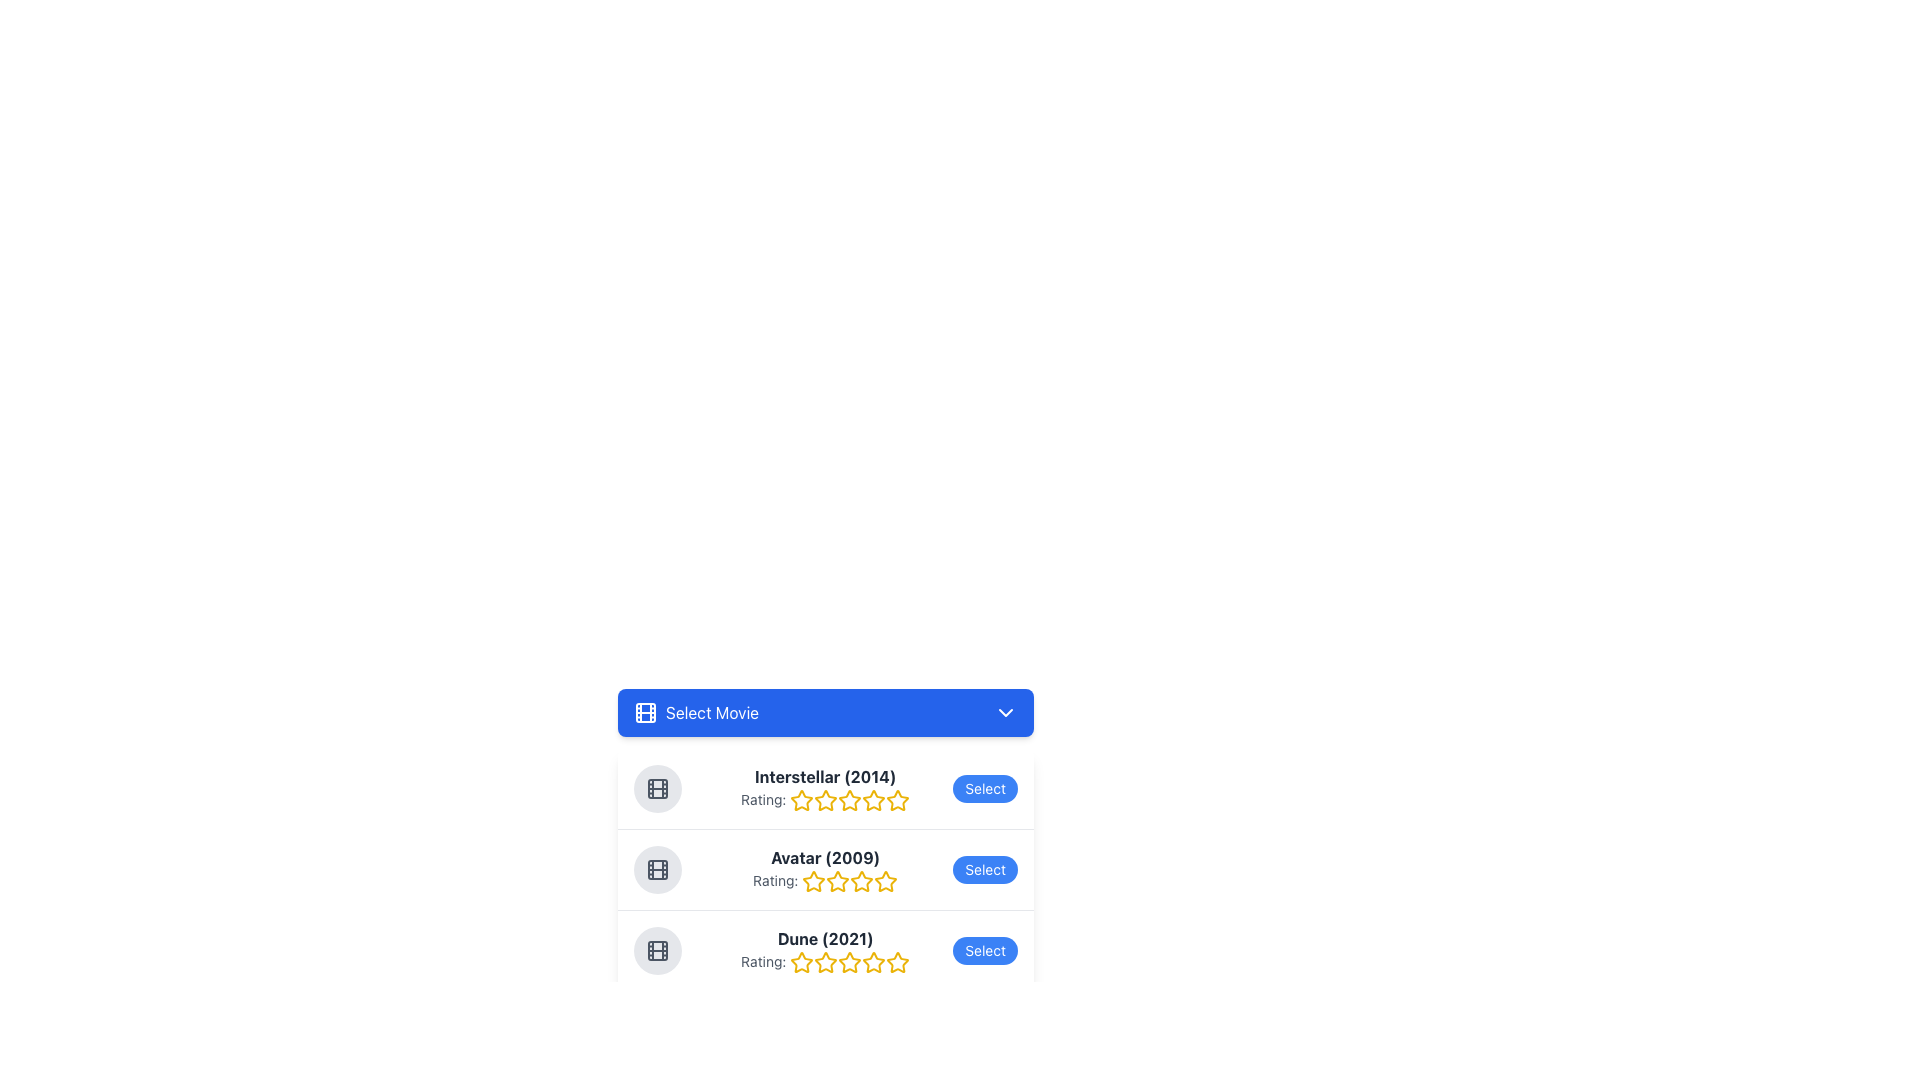 The image size is (1920, 1080). I want to click on the circular icon with a light gray background and a film reel graphic, which represents the movie 'Dune (2021)' in the dropdown menu, so click(657, 950).